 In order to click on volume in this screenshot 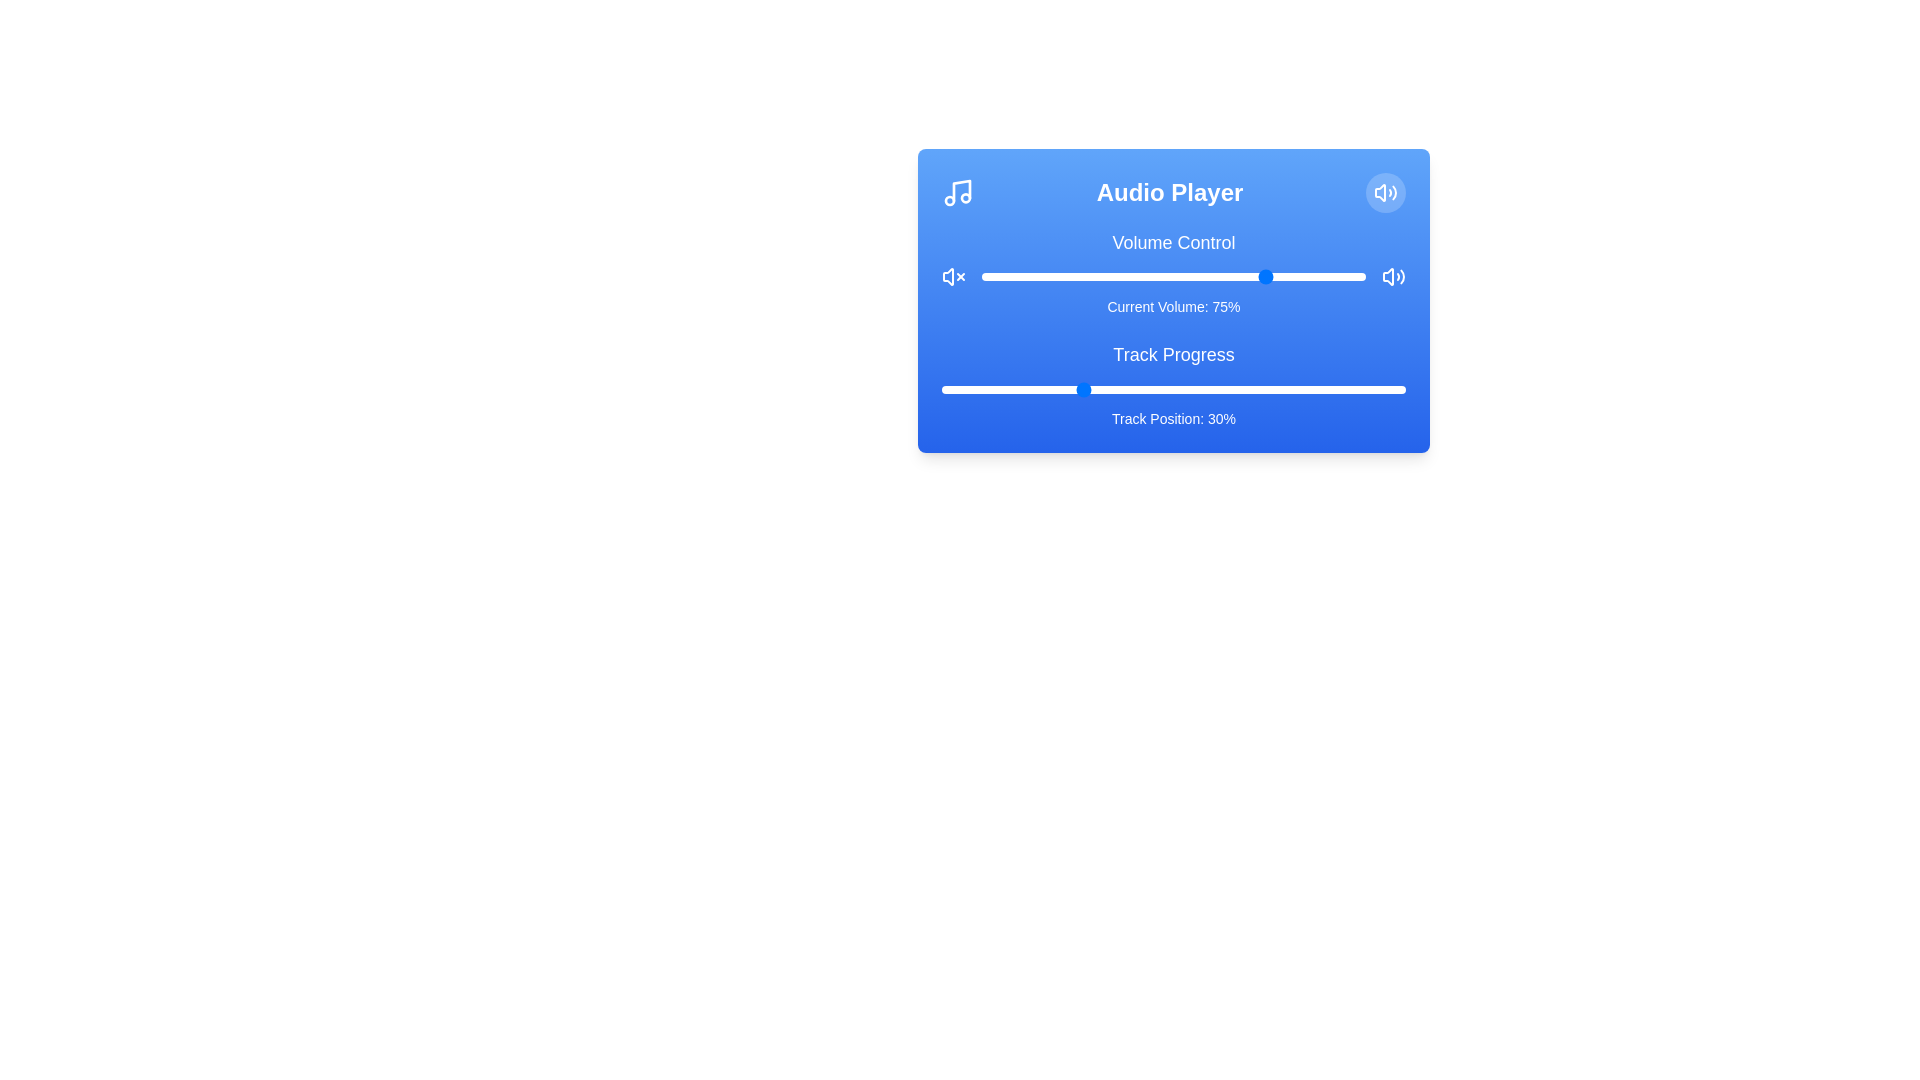, I will do `click(1323, 273)`.